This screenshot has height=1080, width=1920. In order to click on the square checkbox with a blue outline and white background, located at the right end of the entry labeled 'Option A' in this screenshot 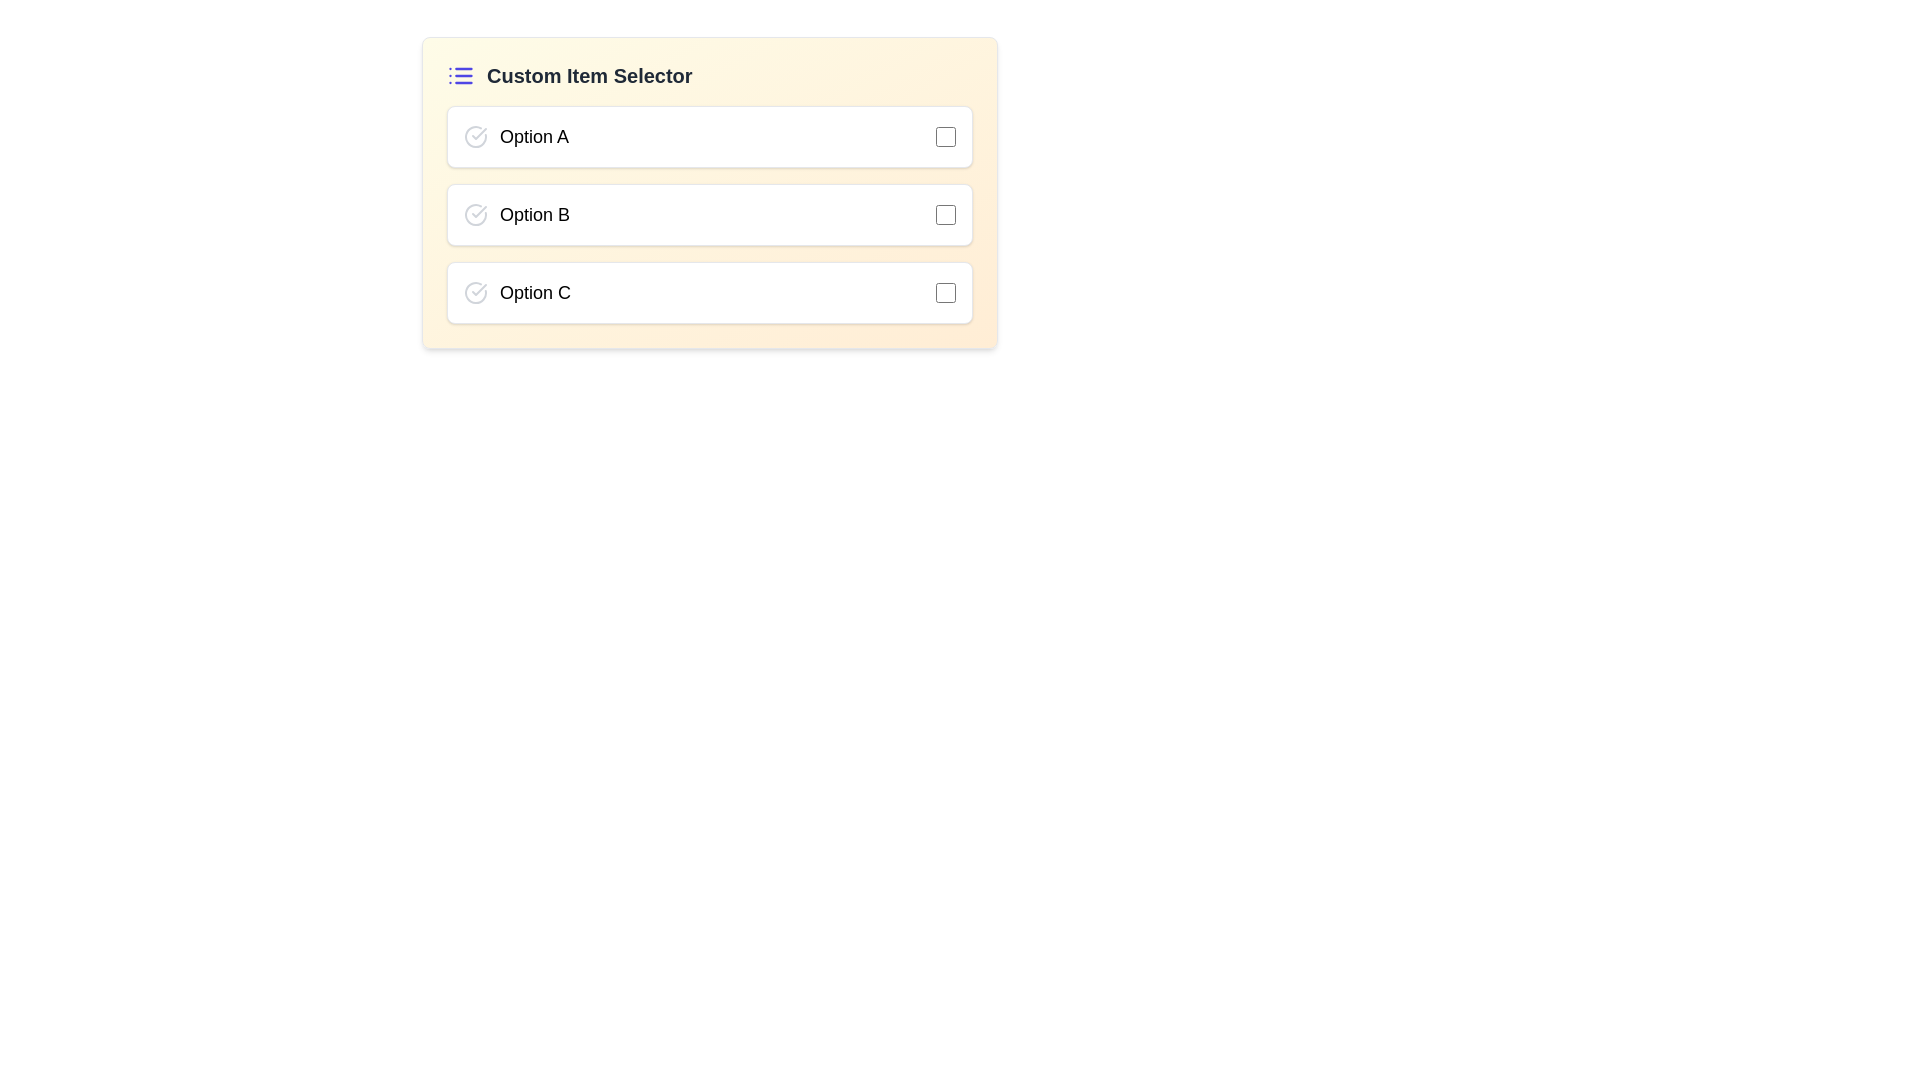, I will do `click(944, 136)`.